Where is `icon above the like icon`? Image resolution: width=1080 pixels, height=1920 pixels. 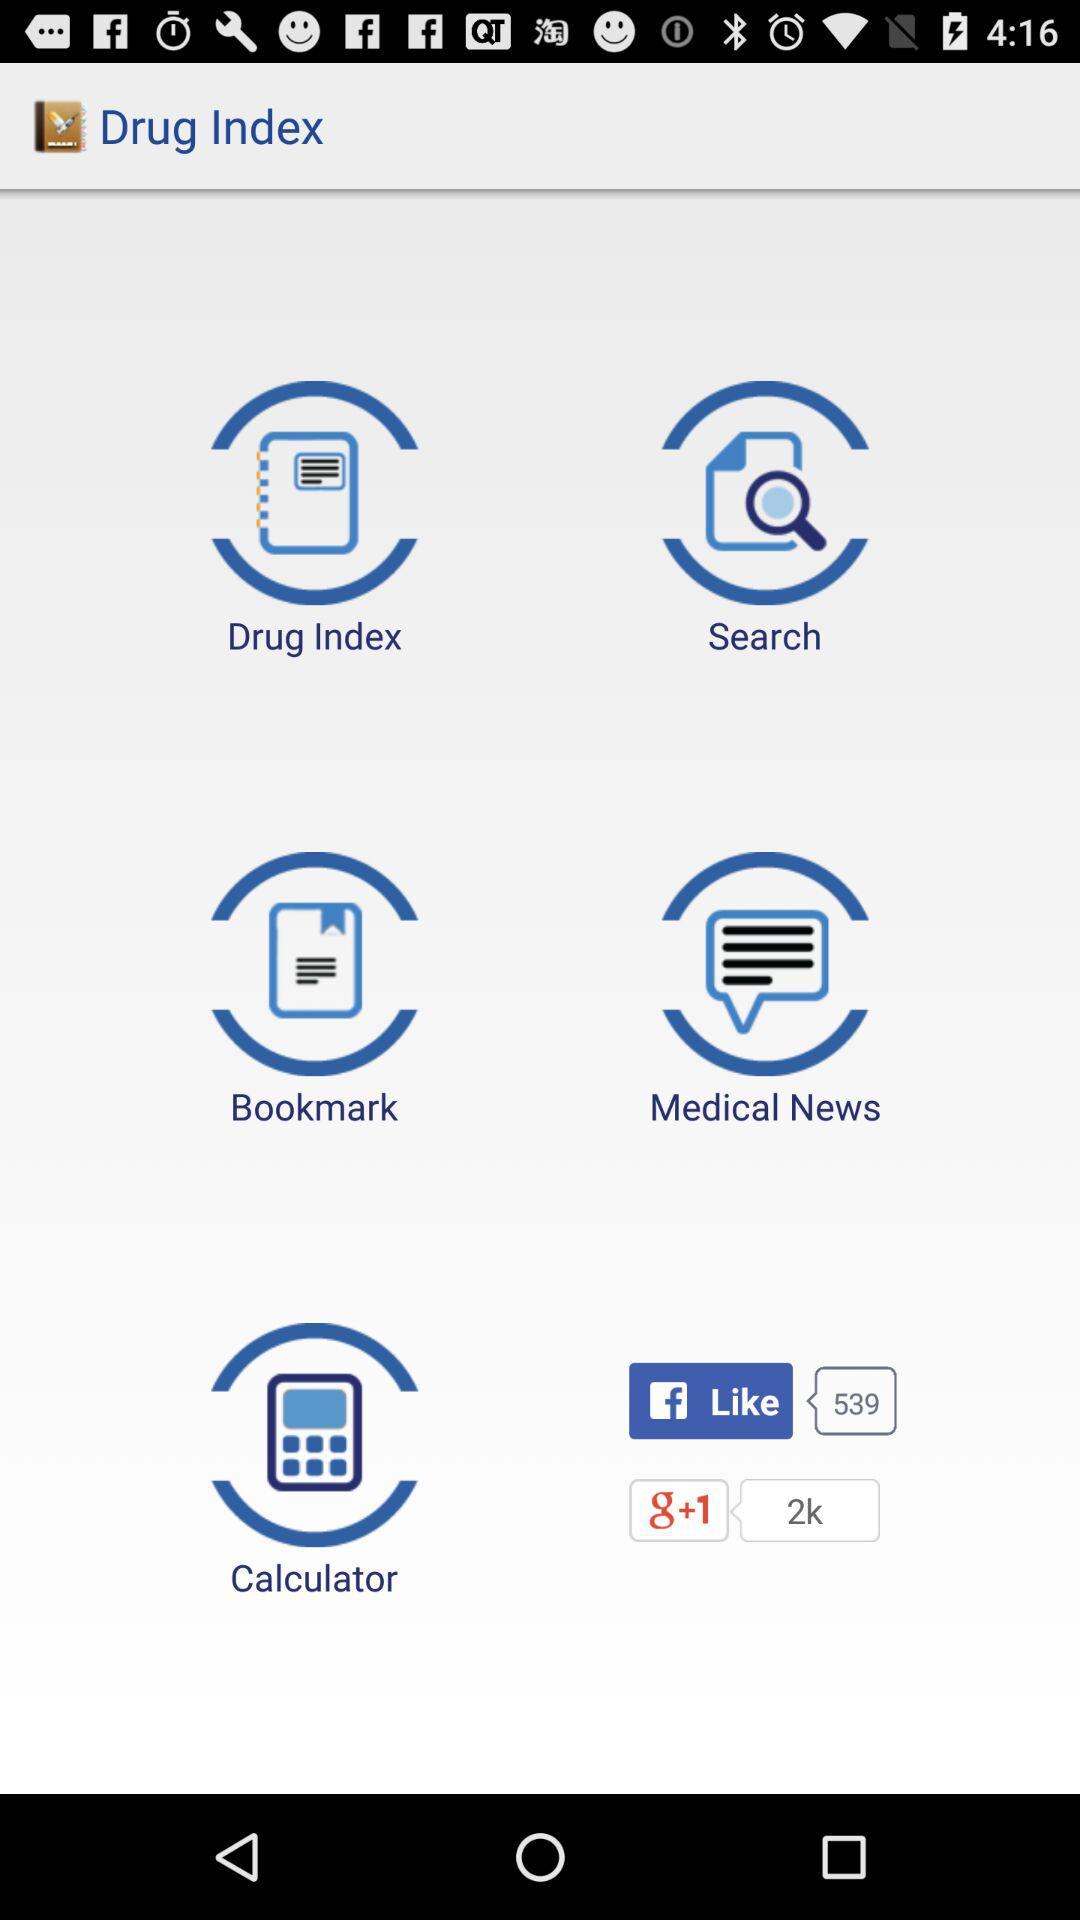
icon above the like icon is located at coordinates (765, 991).